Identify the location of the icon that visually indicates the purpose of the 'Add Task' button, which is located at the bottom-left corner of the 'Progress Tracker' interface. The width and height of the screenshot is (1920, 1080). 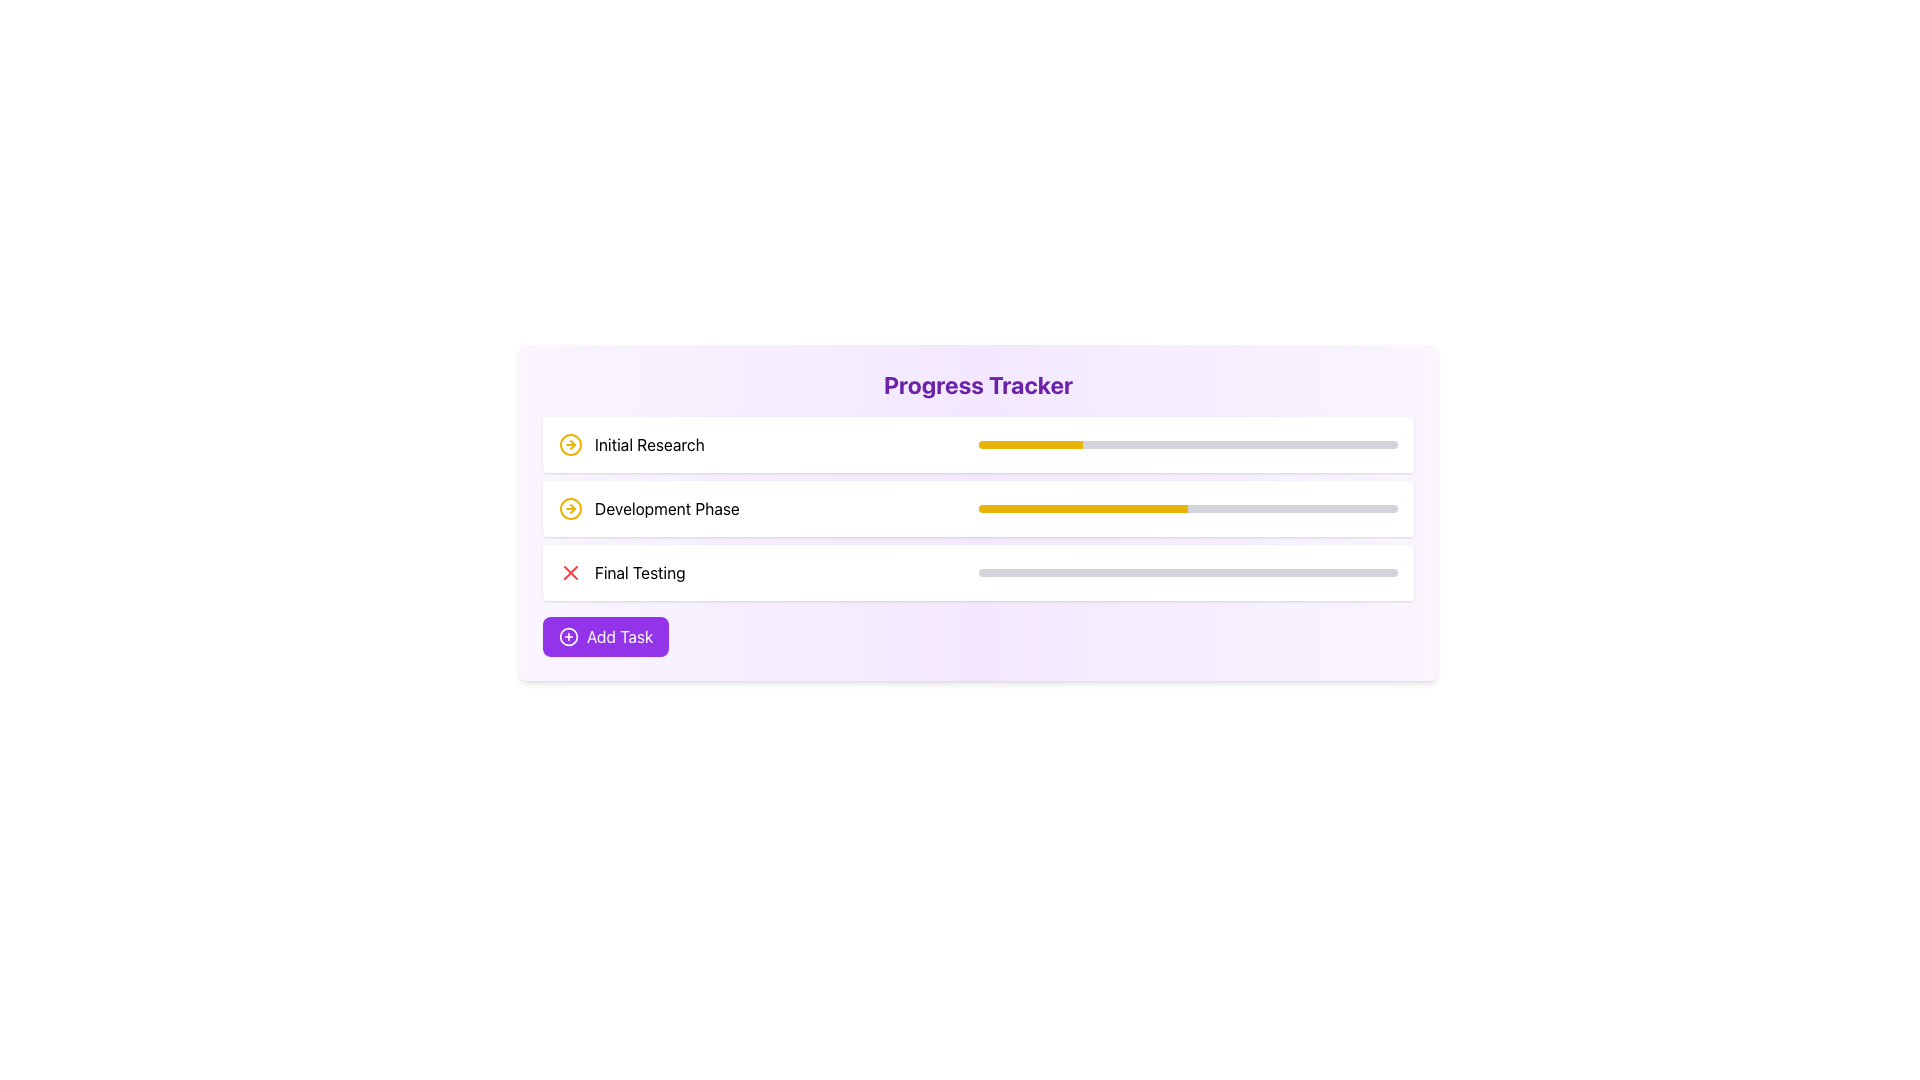
(568, 636).